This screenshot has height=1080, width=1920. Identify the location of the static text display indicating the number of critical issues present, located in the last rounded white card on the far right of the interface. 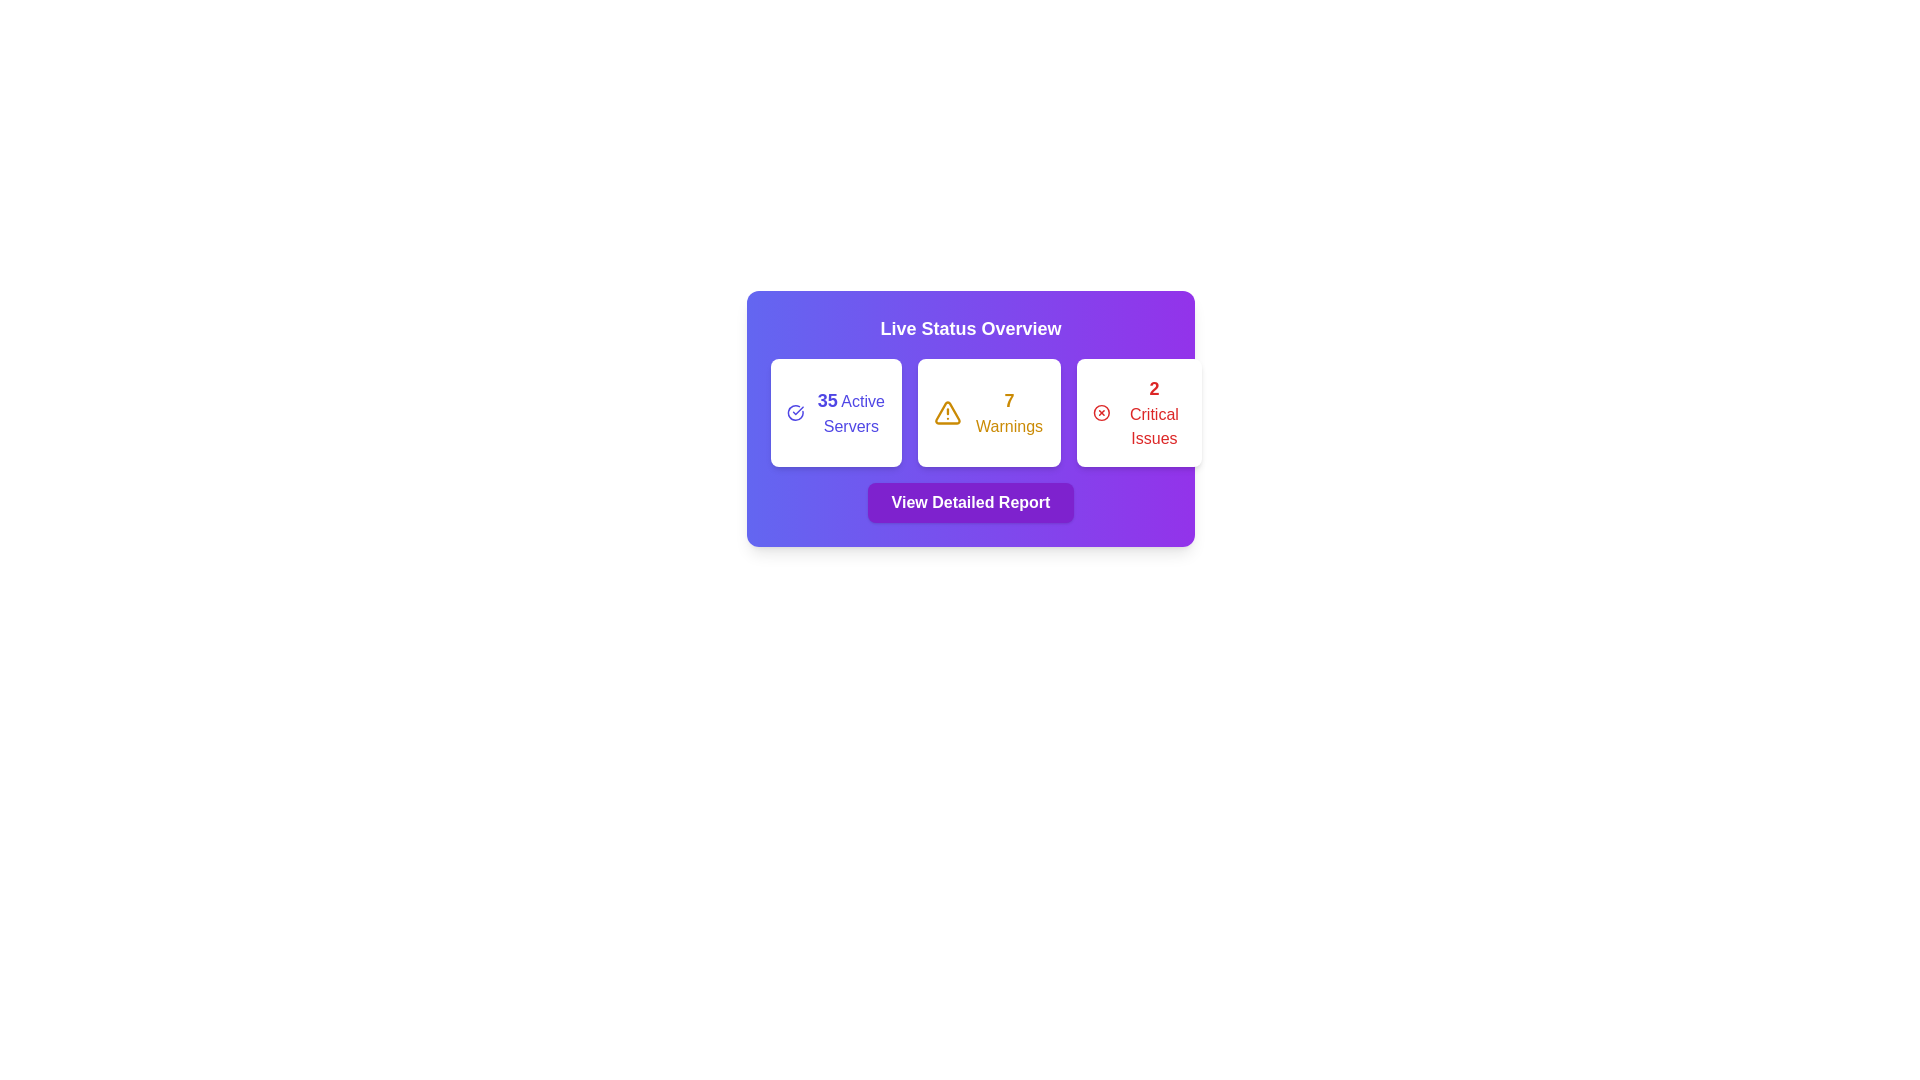
(1154, 411).